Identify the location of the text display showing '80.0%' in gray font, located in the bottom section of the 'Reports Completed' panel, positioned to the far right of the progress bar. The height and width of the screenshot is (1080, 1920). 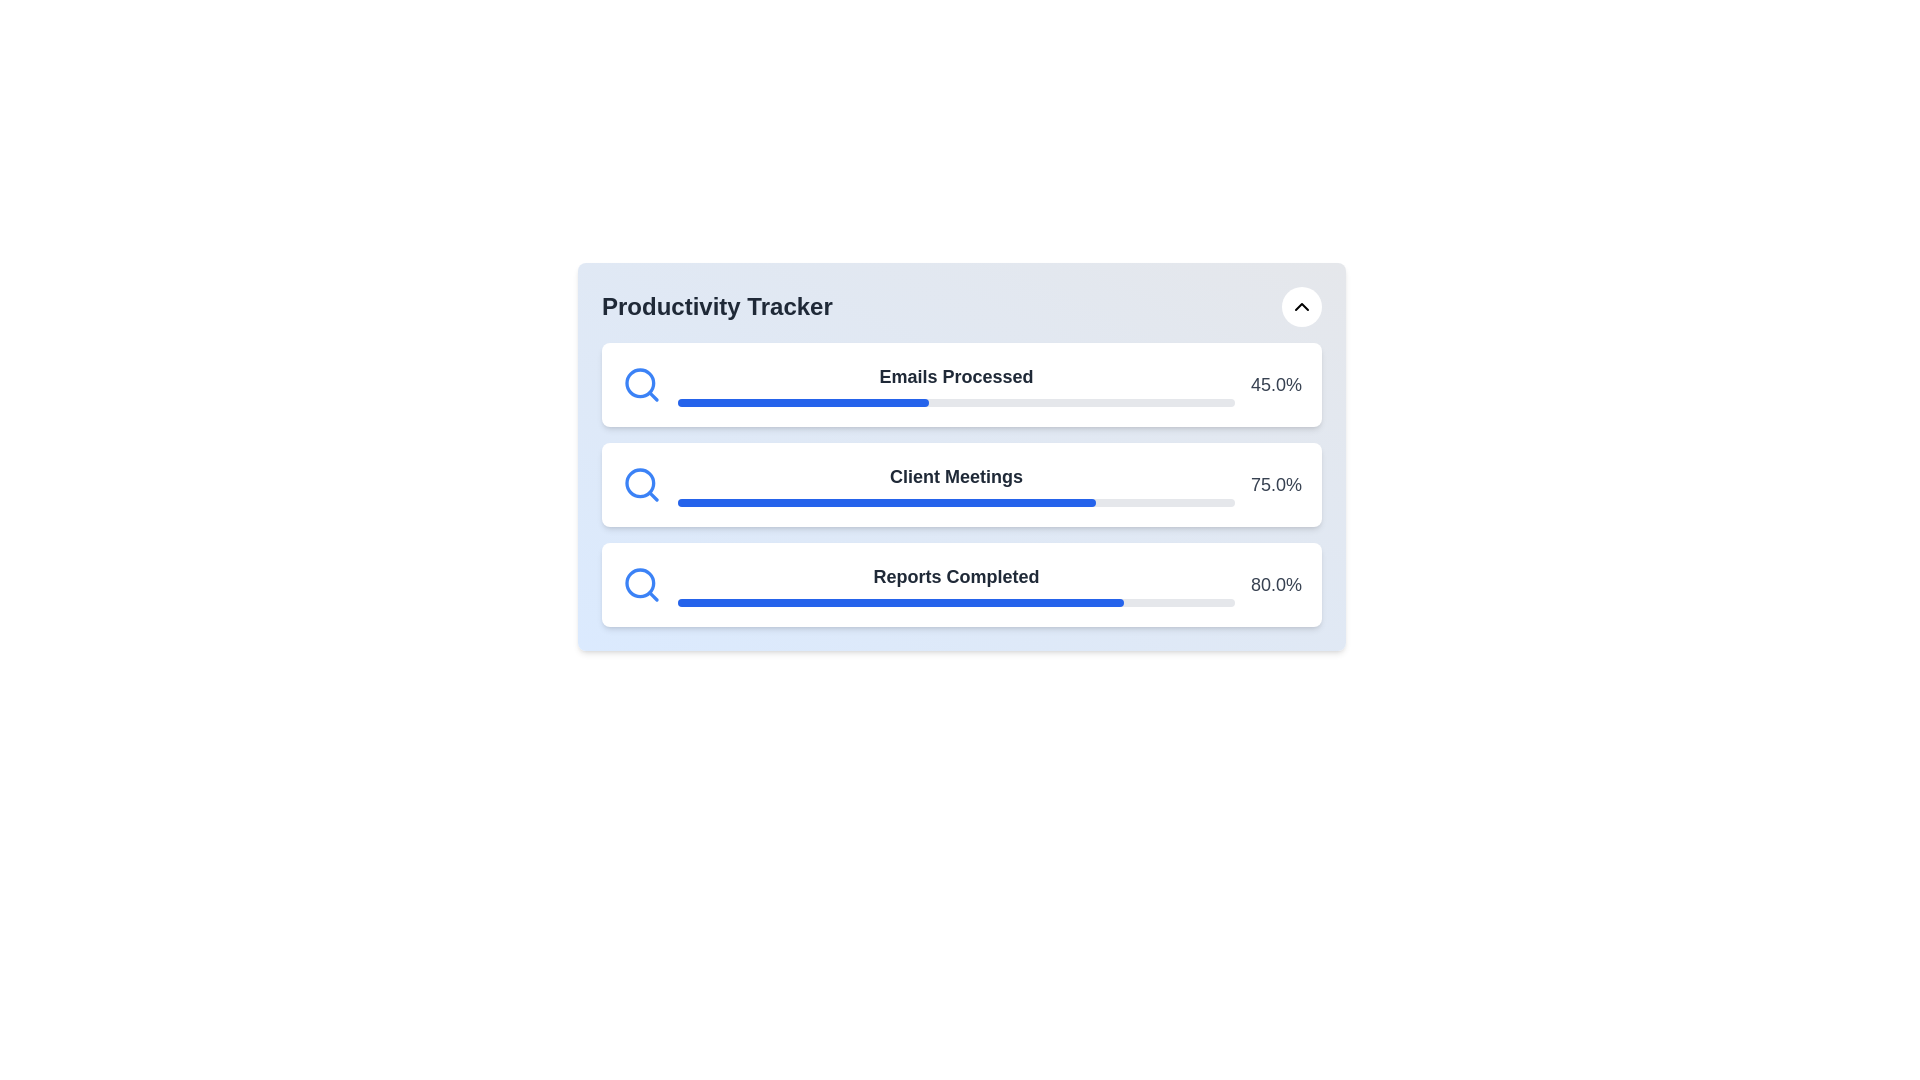
(1275, 585).